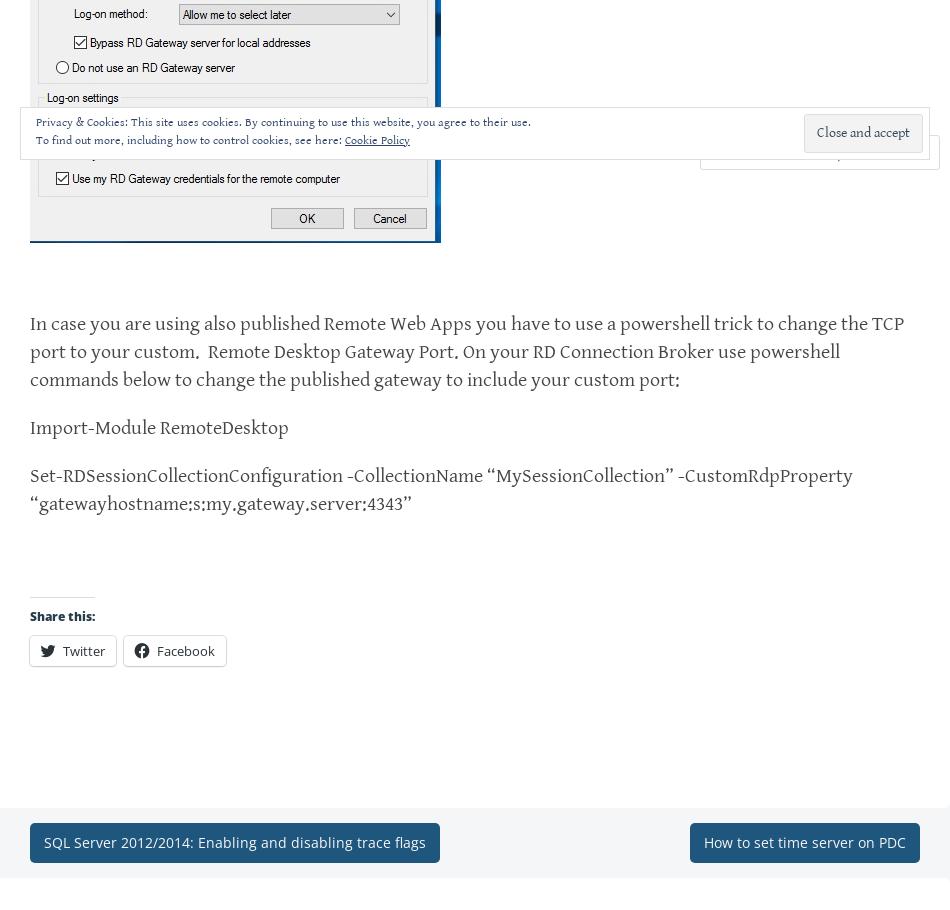 The image size is (950, 910). I want to click on 'In case you are using also published Remote Web Apps you have to use a powershell trick to change the TCP port to your custom.  Remote Desktop Gateway Port. On your RD Connection Broker use powershell commands below to change the published gateway to include your custom port:', so click(466, 351).